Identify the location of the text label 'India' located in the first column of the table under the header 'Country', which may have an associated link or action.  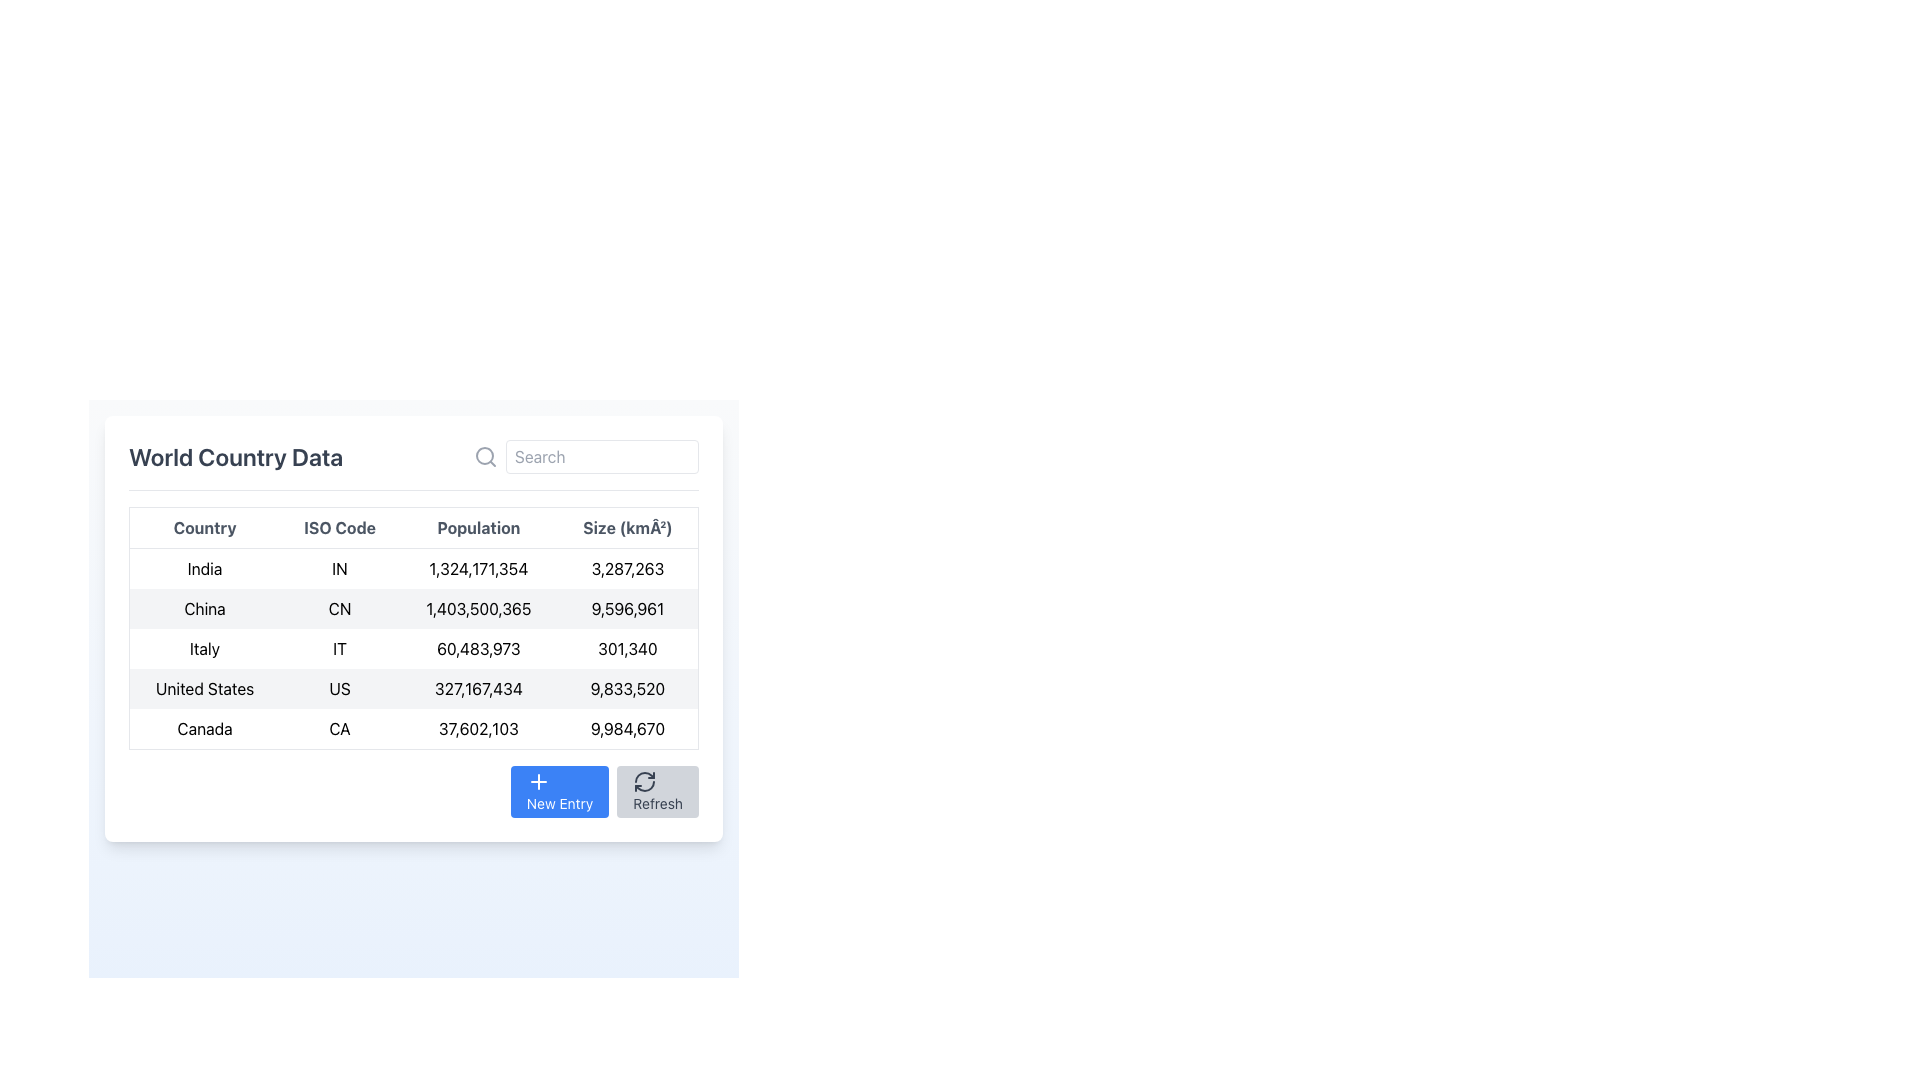
(204, 568).